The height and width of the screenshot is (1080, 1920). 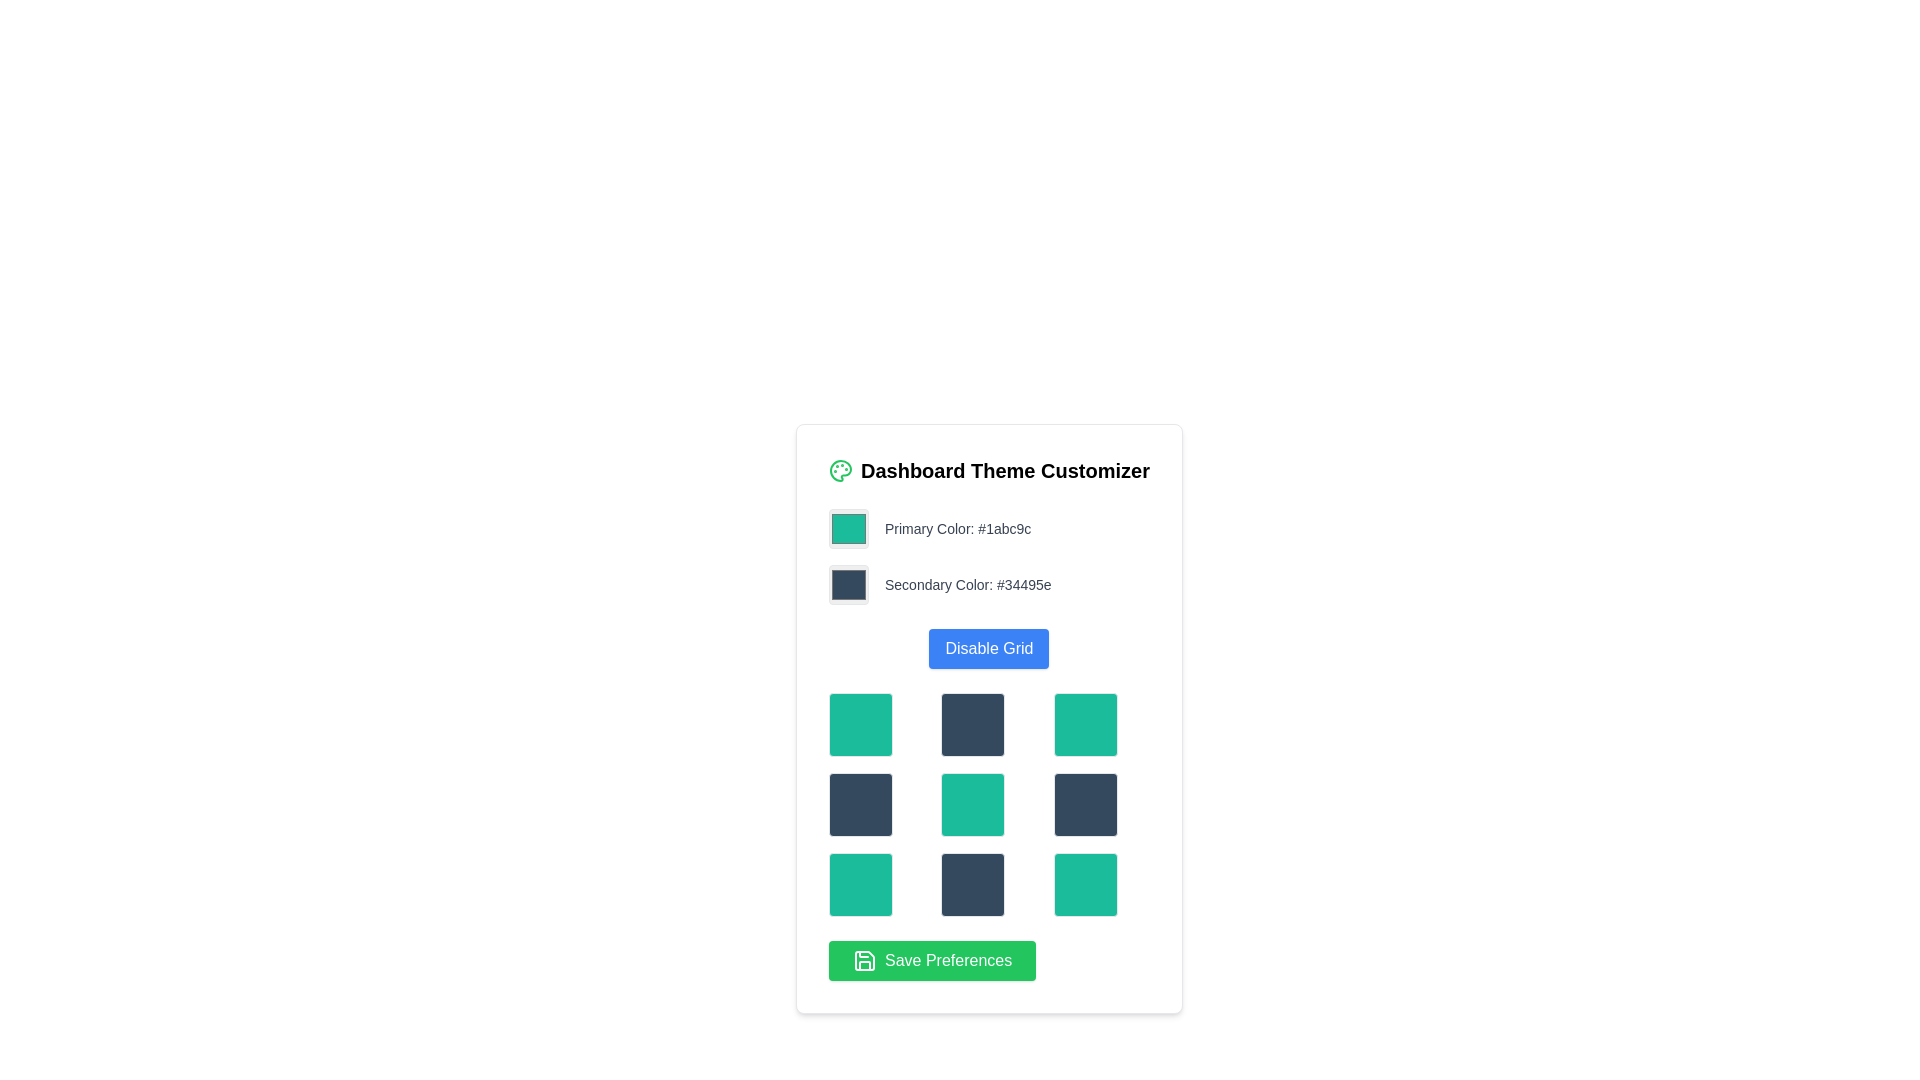 I want to click on text content of the Text Label stating 'Secondary Color: #34495e', which is styled in small gray font and positioned next to a square color preview box in the Dashboard Theme Customizer, so click(x=968, y=585).